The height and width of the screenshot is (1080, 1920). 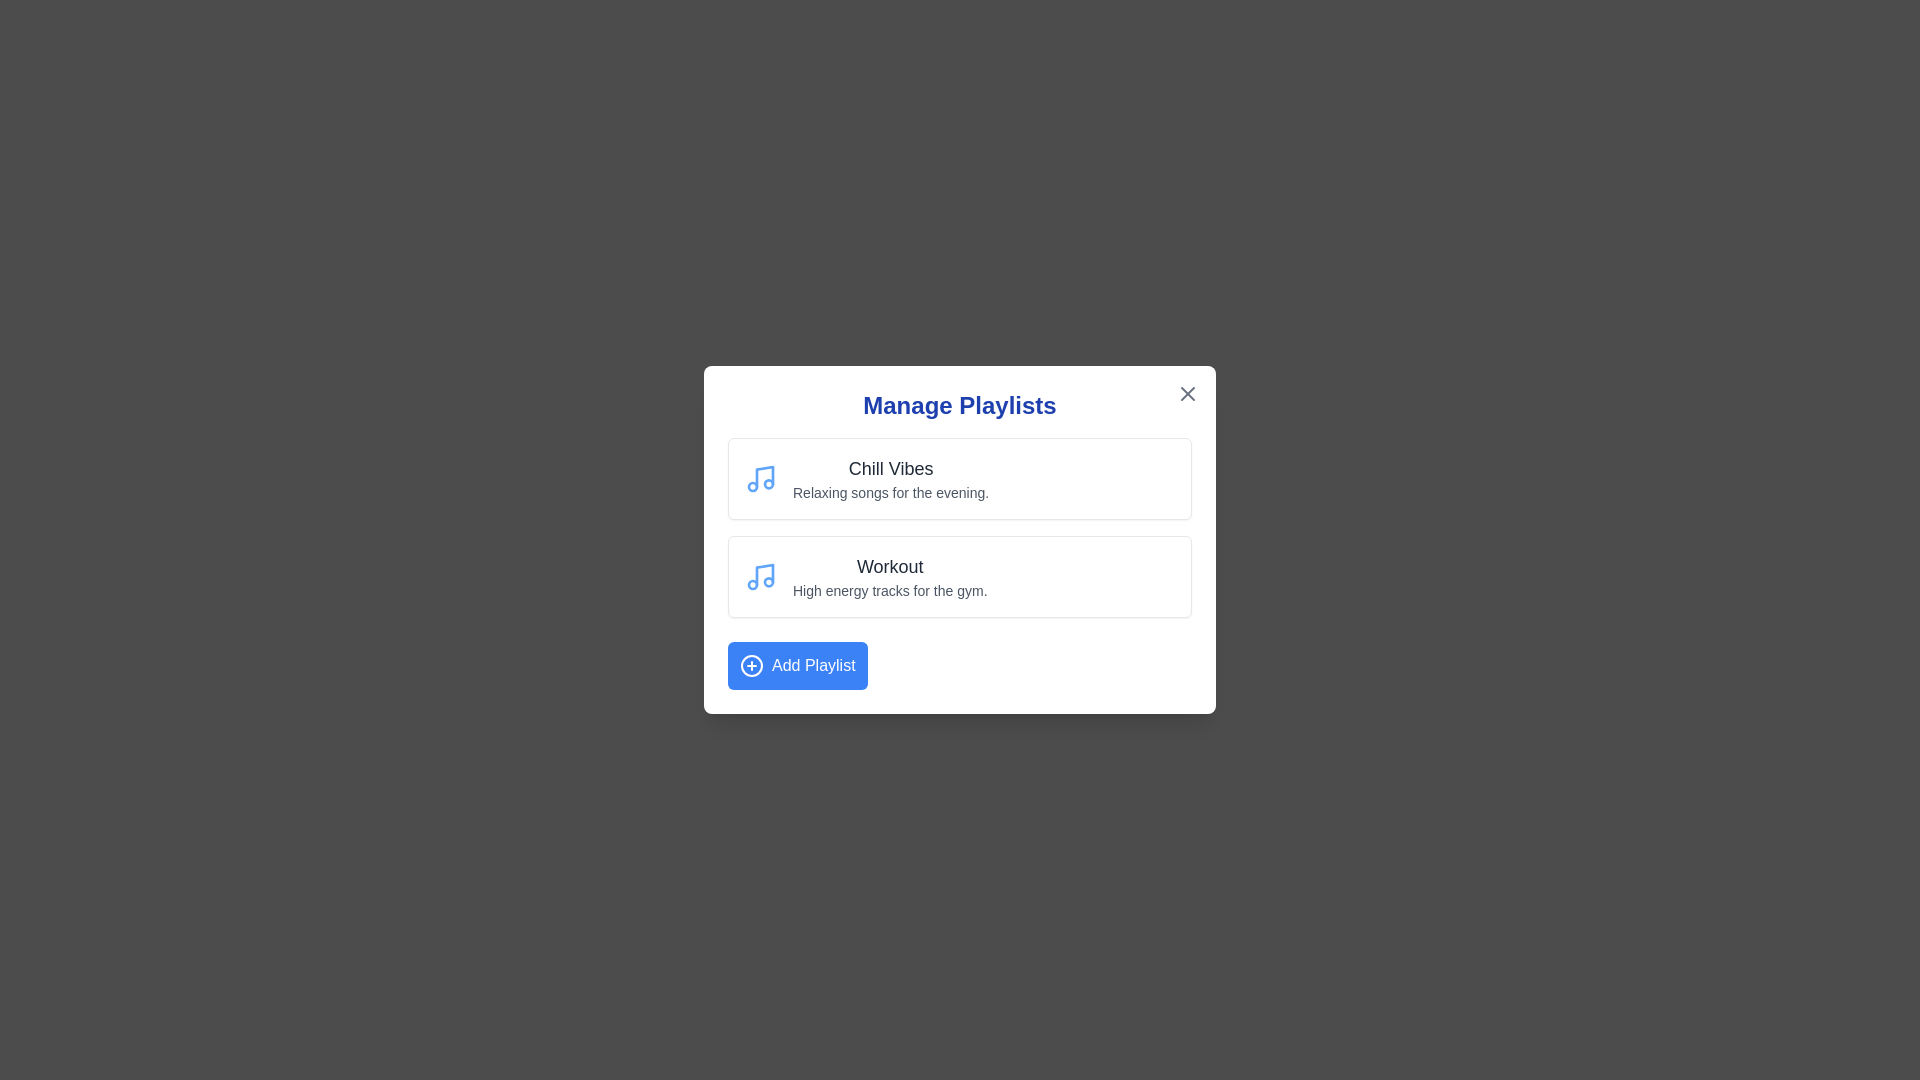 What do you see at coordinates (889, 589) in the screenshot?
I see `the descriptive text element located beneath the 'Workout' title in the playlist box, which provides additional information about the playlist` at bounding box center [889, 589].